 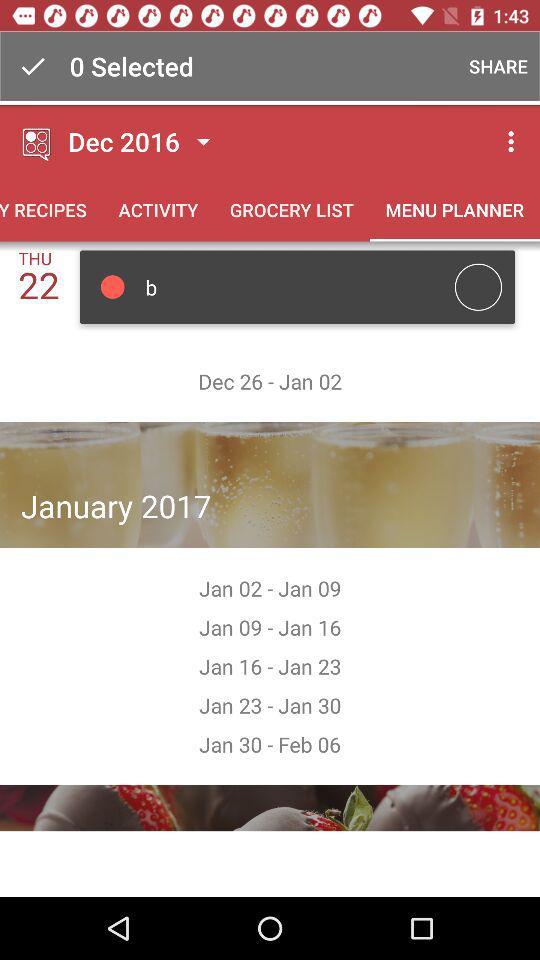 What do you see at coordinates (297, 286) in the screenshot?
I see `the box below activity at the top of the page` at bounding box center [297, 286].